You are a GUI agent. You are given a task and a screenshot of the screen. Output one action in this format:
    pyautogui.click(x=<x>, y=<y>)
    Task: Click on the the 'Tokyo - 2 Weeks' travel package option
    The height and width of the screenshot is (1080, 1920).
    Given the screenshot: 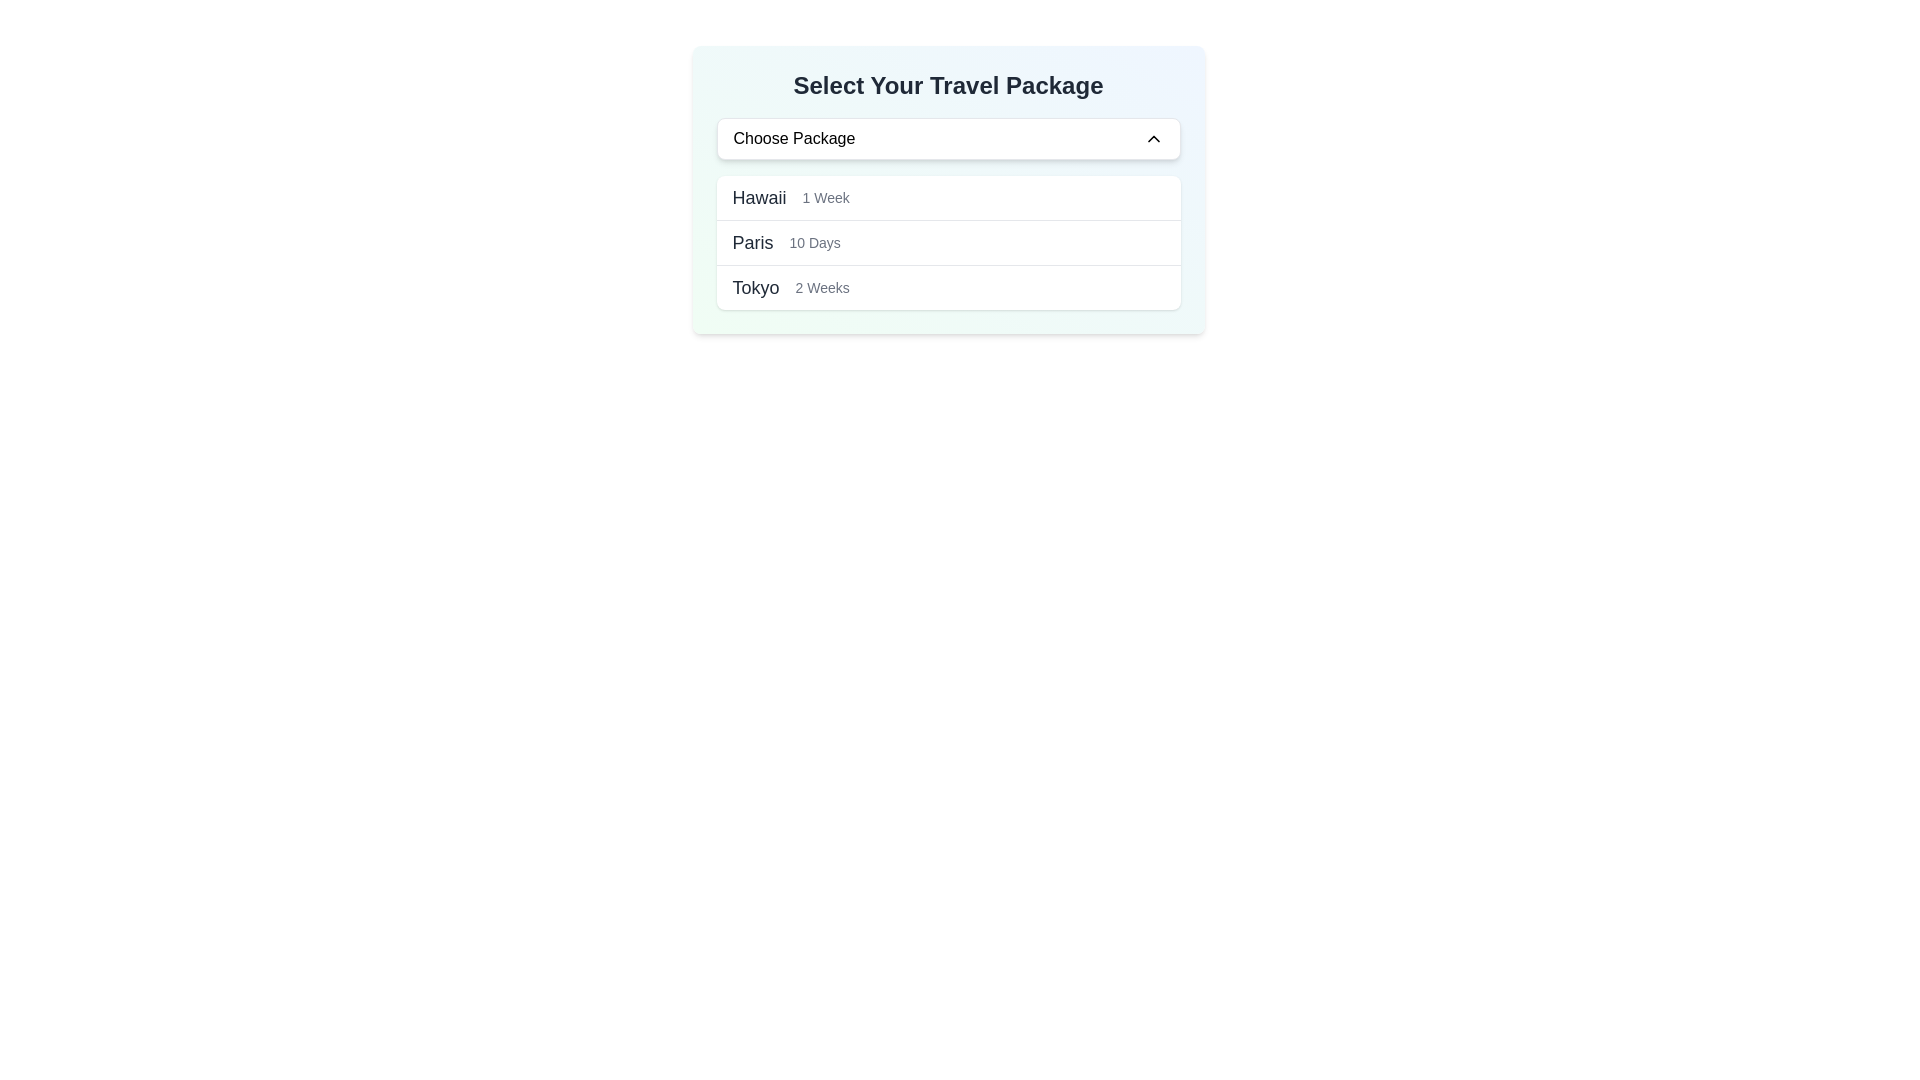 What is the action you would take?
    pyautogui.click(x=947, y=287)
    